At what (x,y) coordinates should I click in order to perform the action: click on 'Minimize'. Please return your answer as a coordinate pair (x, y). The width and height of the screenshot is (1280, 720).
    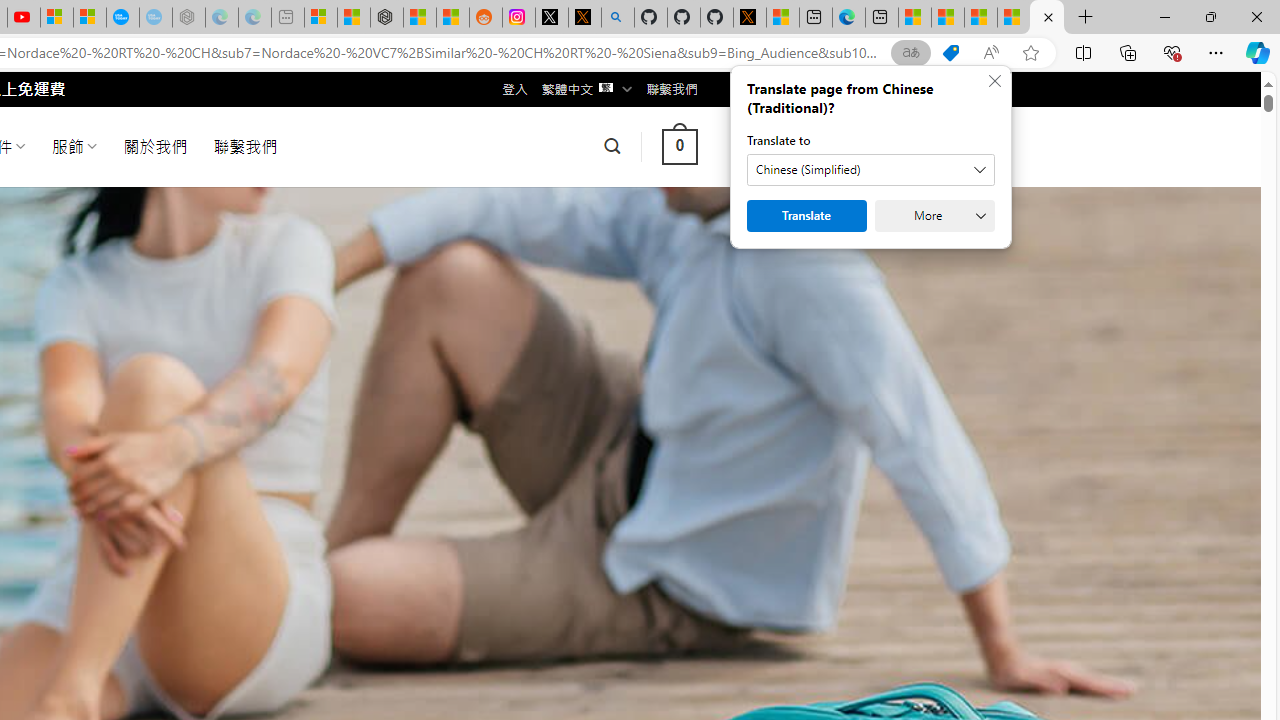
    Looking at the image, I should click on (1164, 16).